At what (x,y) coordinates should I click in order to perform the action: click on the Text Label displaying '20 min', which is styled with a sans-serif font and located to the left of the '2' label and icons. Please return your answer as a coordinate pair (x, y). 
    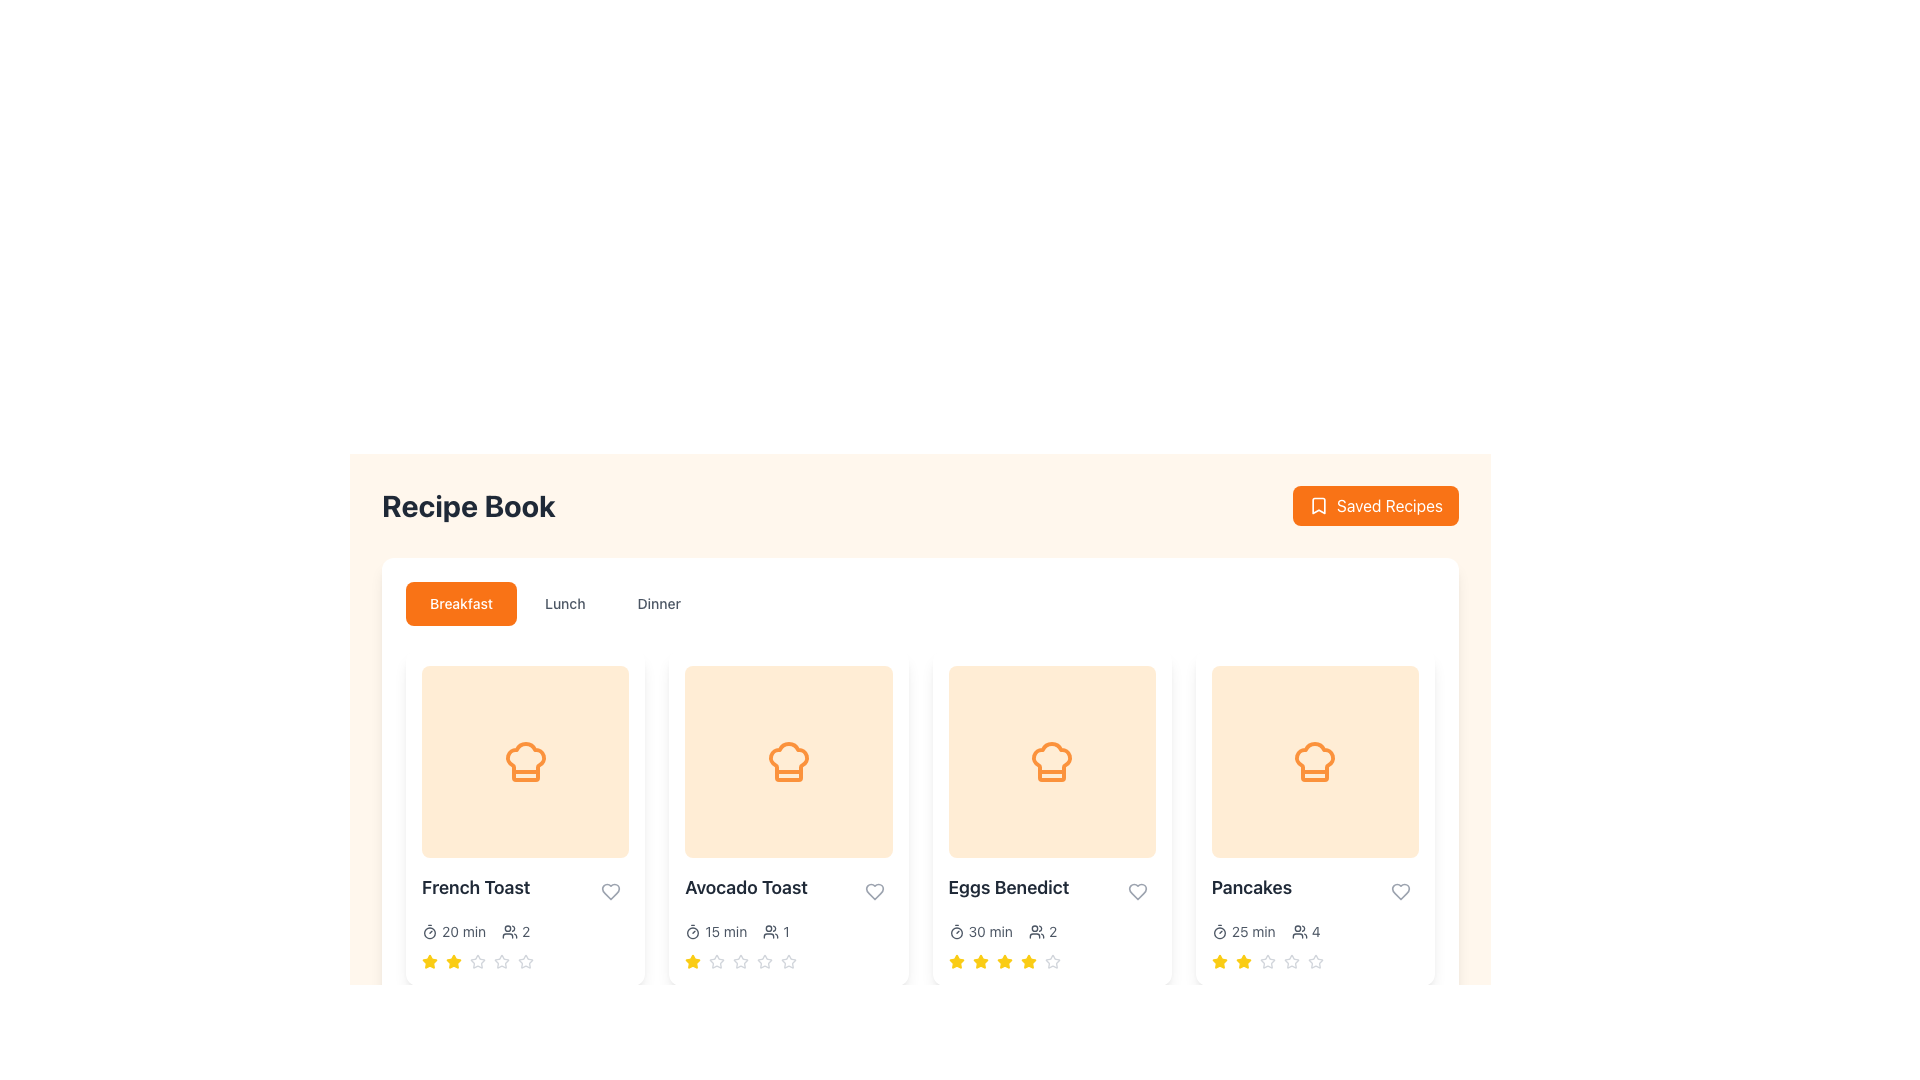
    Looking at the image, I should click on (453, 932).